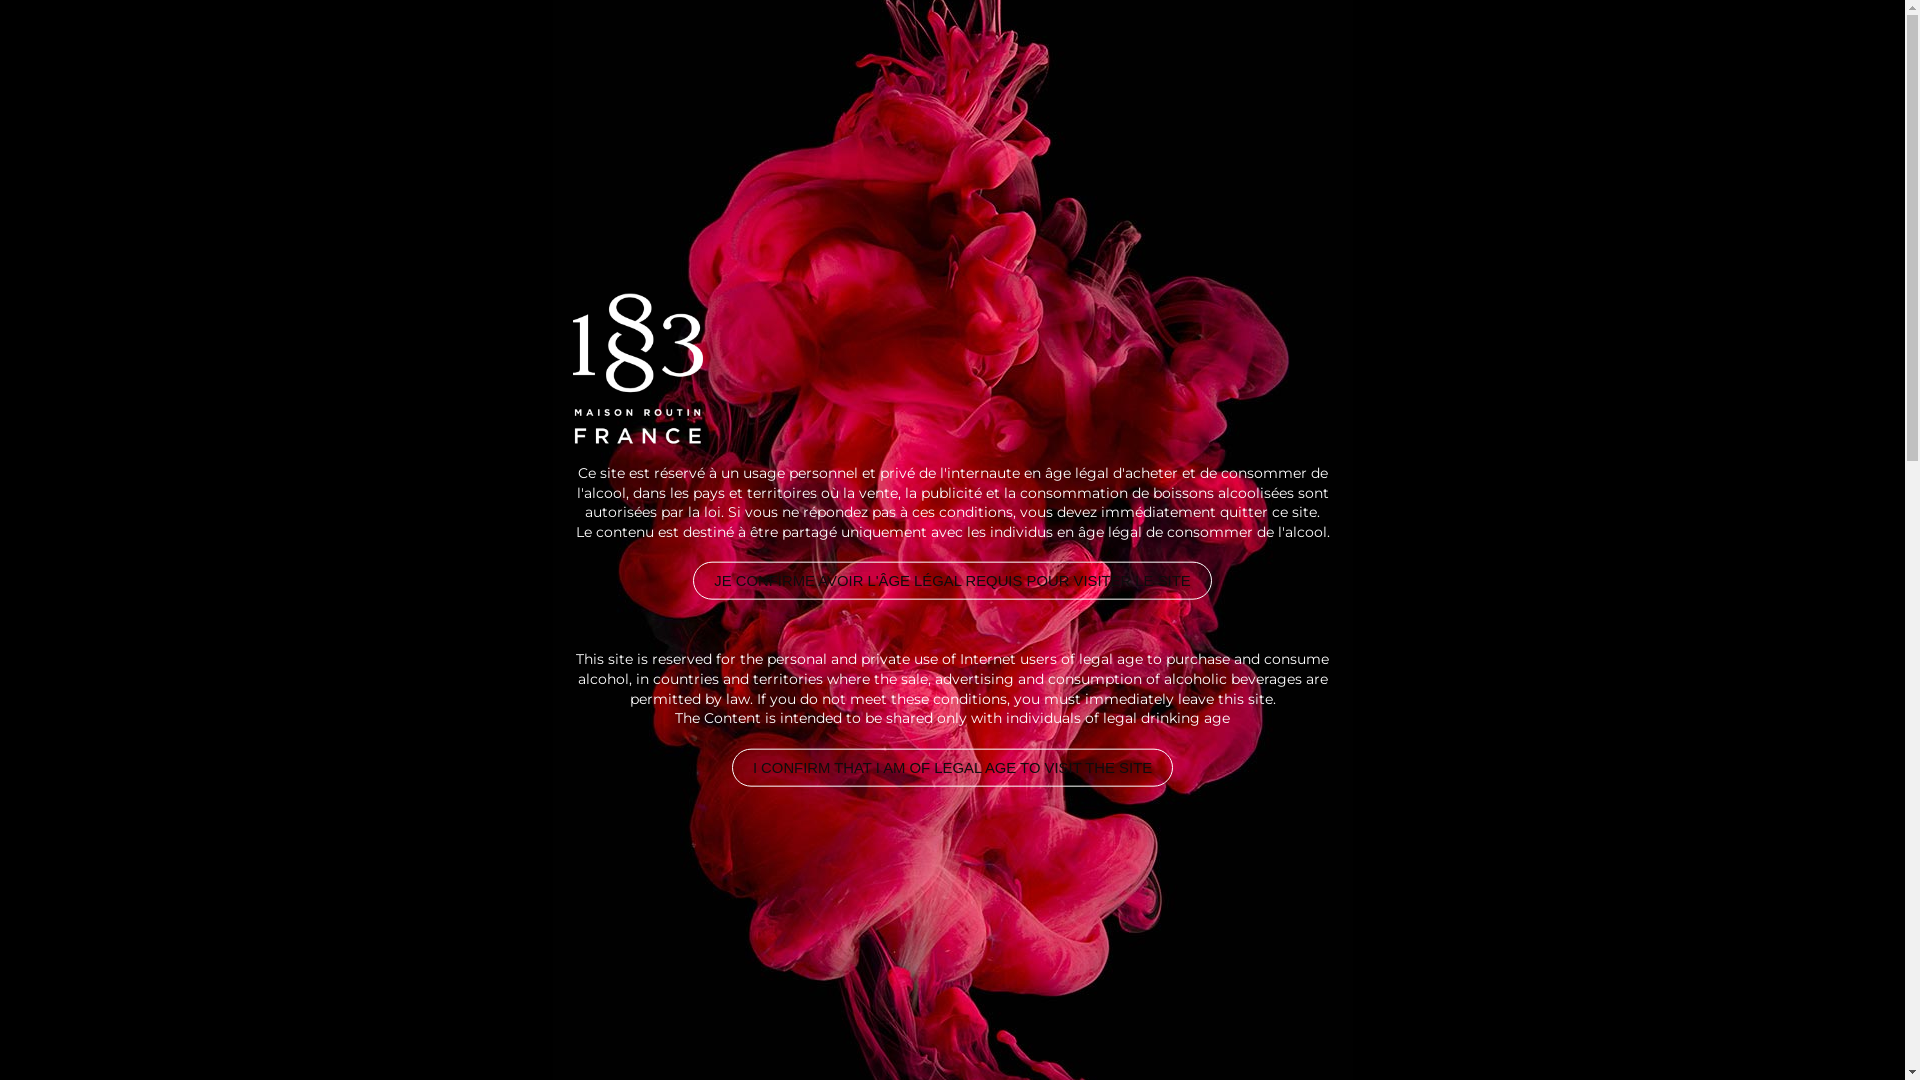 This screenshot has width=1920, height=1080. I want to click on 'TRENDS', so click(1555, 80).